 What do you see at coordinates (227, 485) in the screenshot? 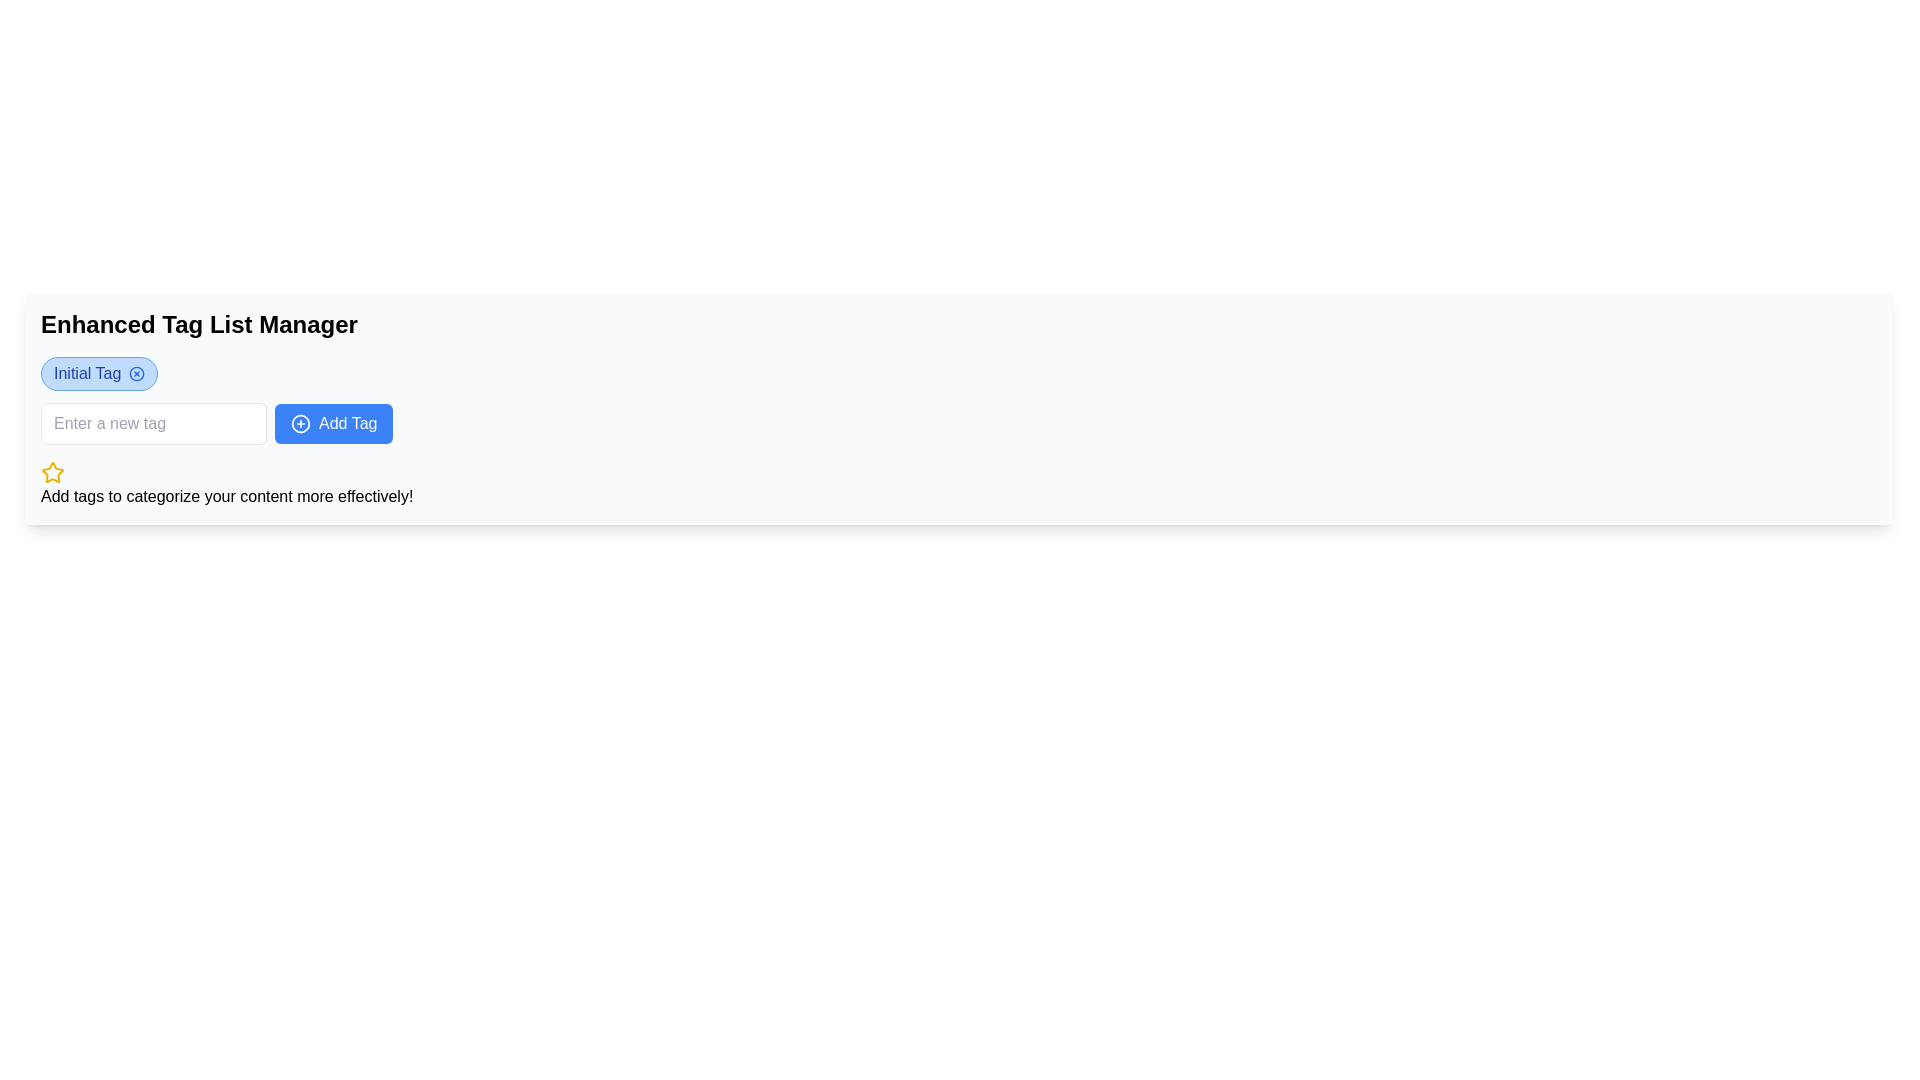
I see `the informational text label with an icon that guides users on how to effectively use the tagging feature, located beneath the 'Add Tag' section` at bounding box center [227, 485].